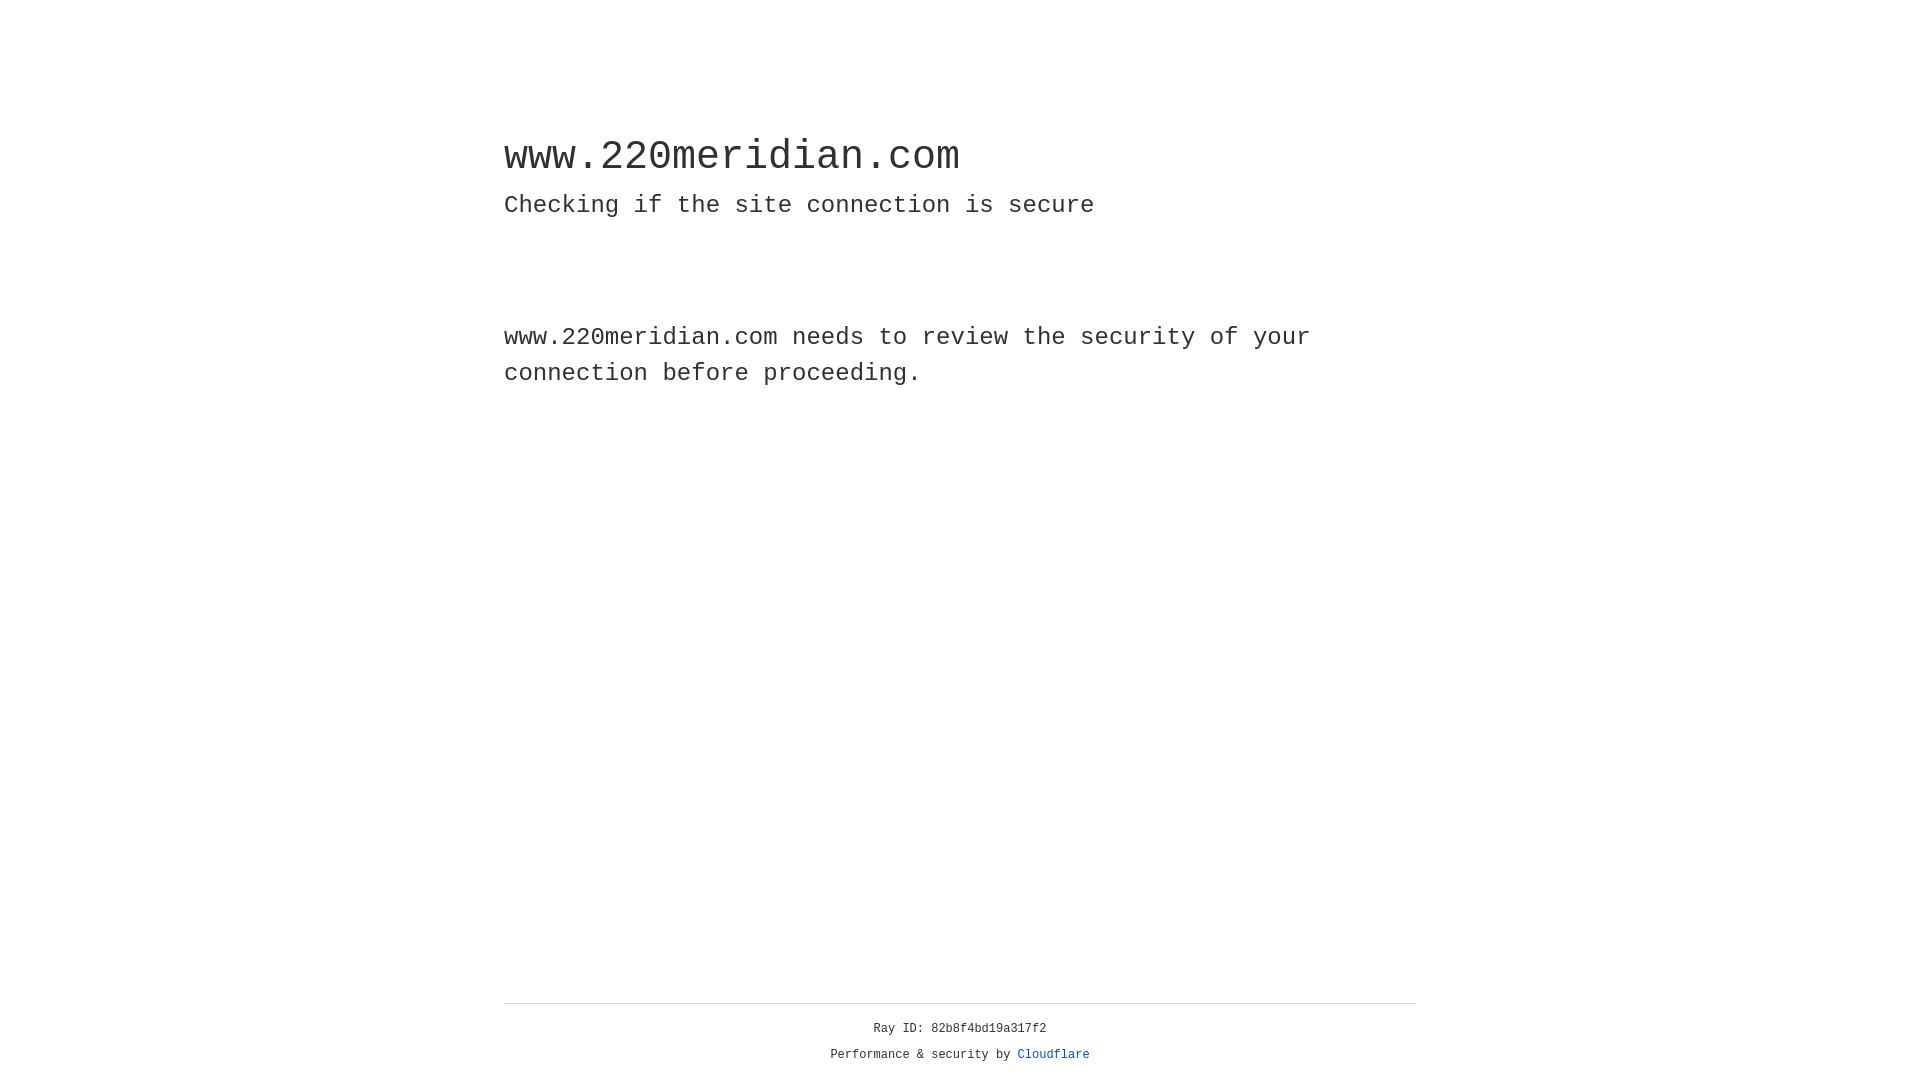 This screenshot has width=1920, height=1080. I want to click on 'Cloudflare', so click(1053, 1054).